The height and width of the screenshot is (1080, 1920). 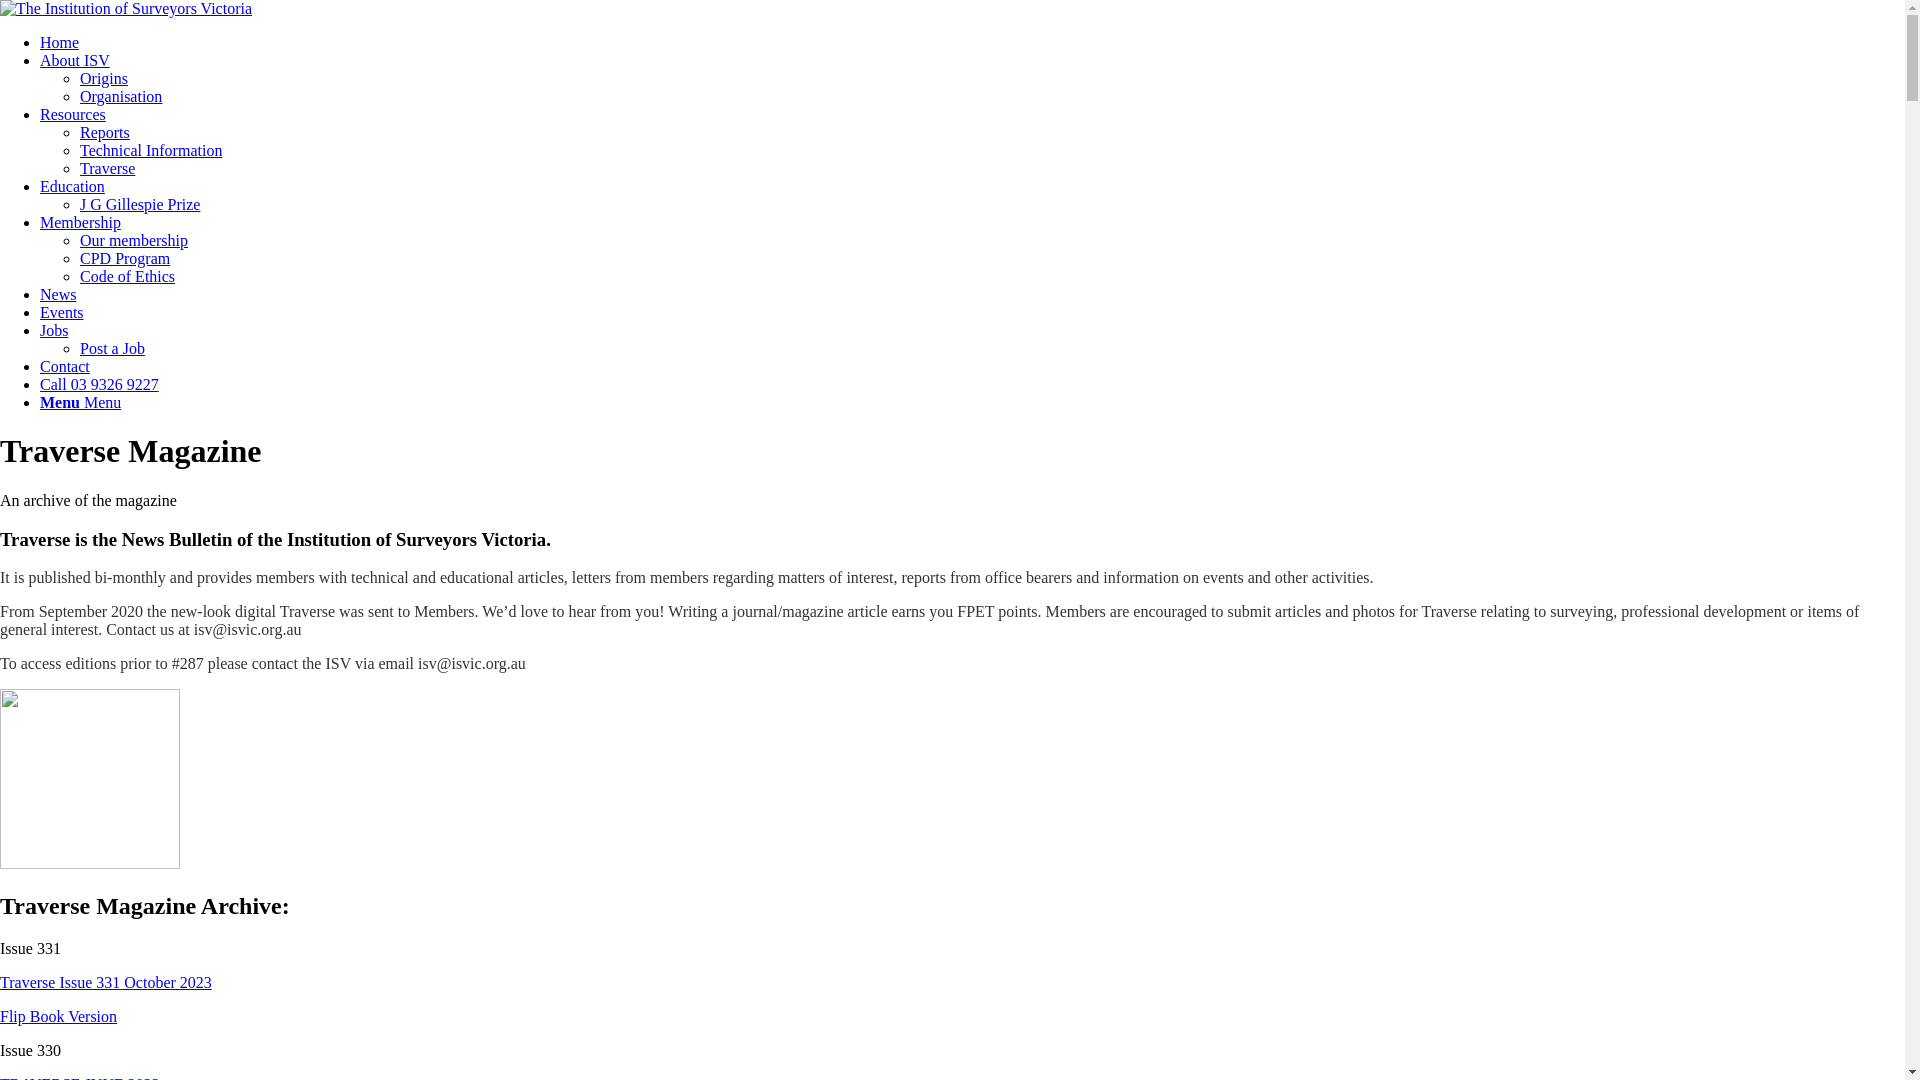 I want to click on 'Technical Information', so click(x=149, y=149).